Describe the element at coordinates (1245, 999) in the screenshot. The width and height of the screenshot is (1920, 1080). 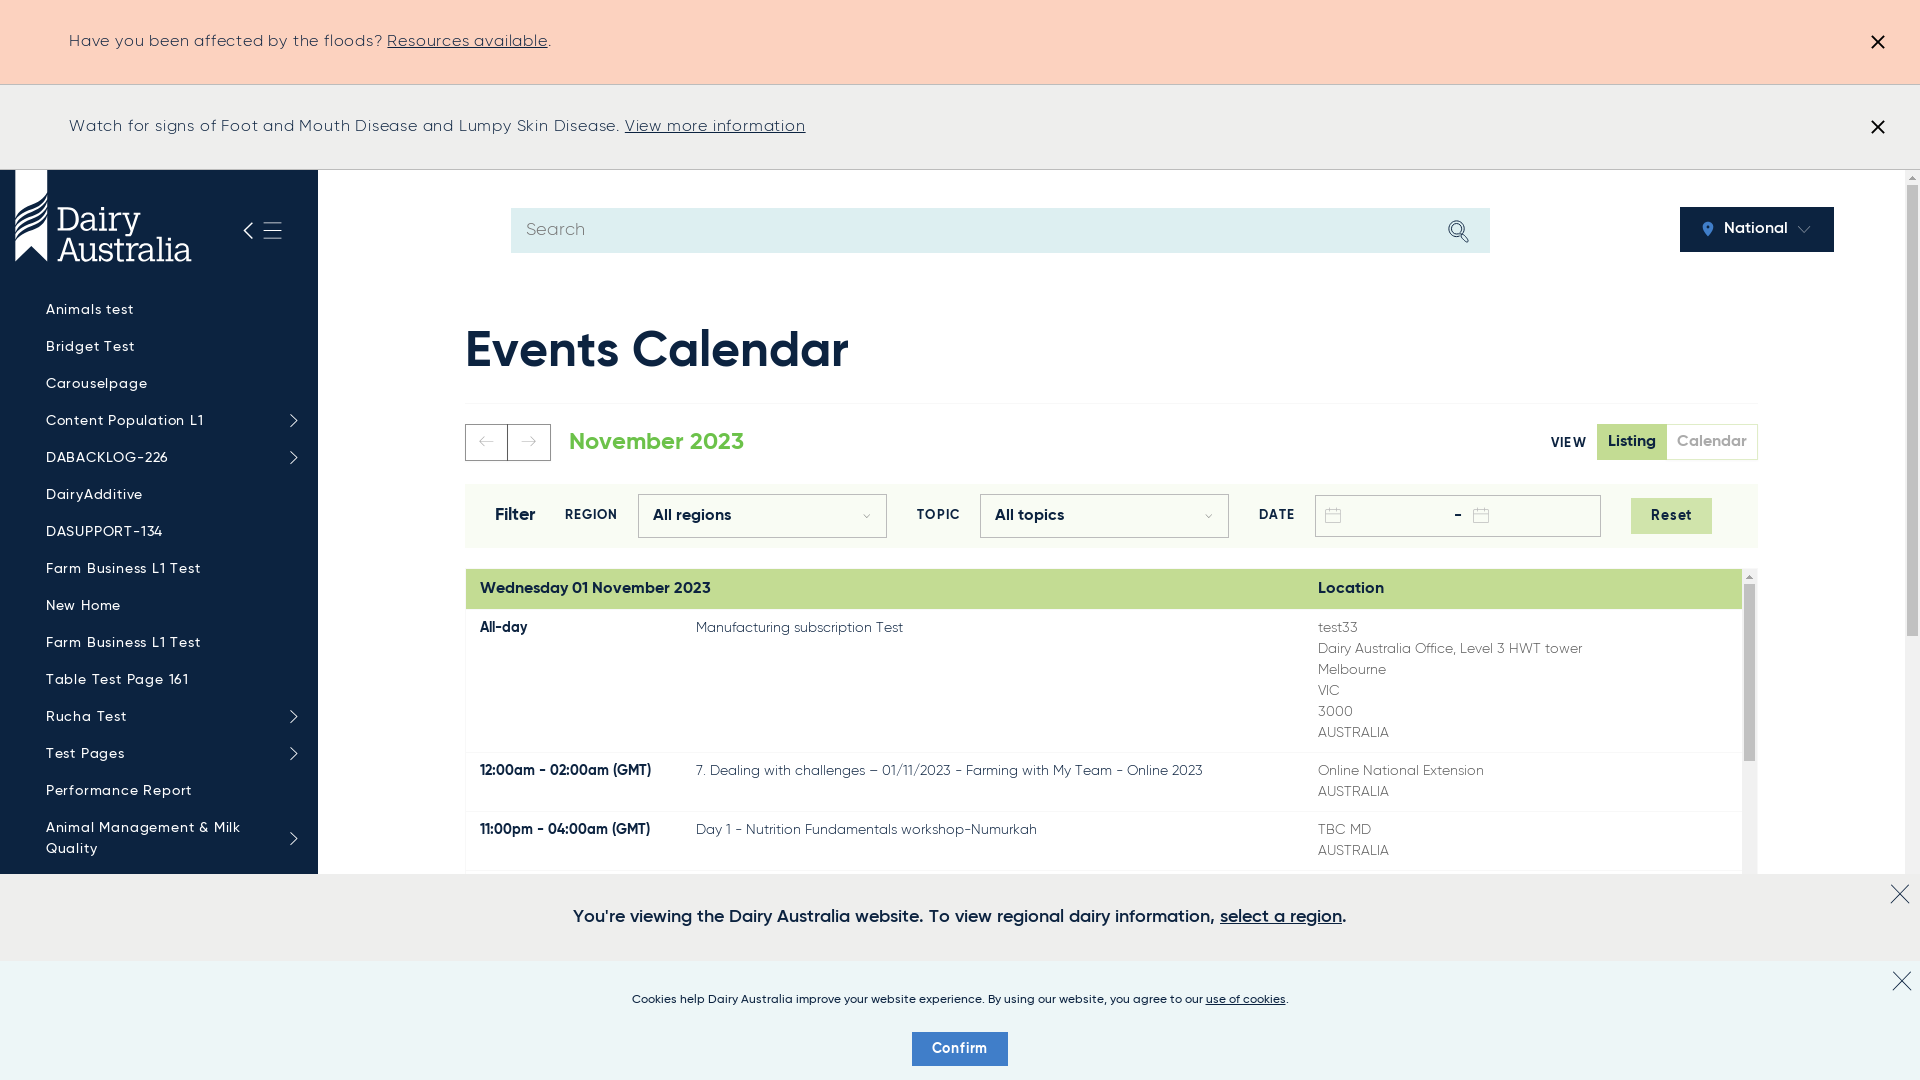
I see `'use of cookies'` at that location.